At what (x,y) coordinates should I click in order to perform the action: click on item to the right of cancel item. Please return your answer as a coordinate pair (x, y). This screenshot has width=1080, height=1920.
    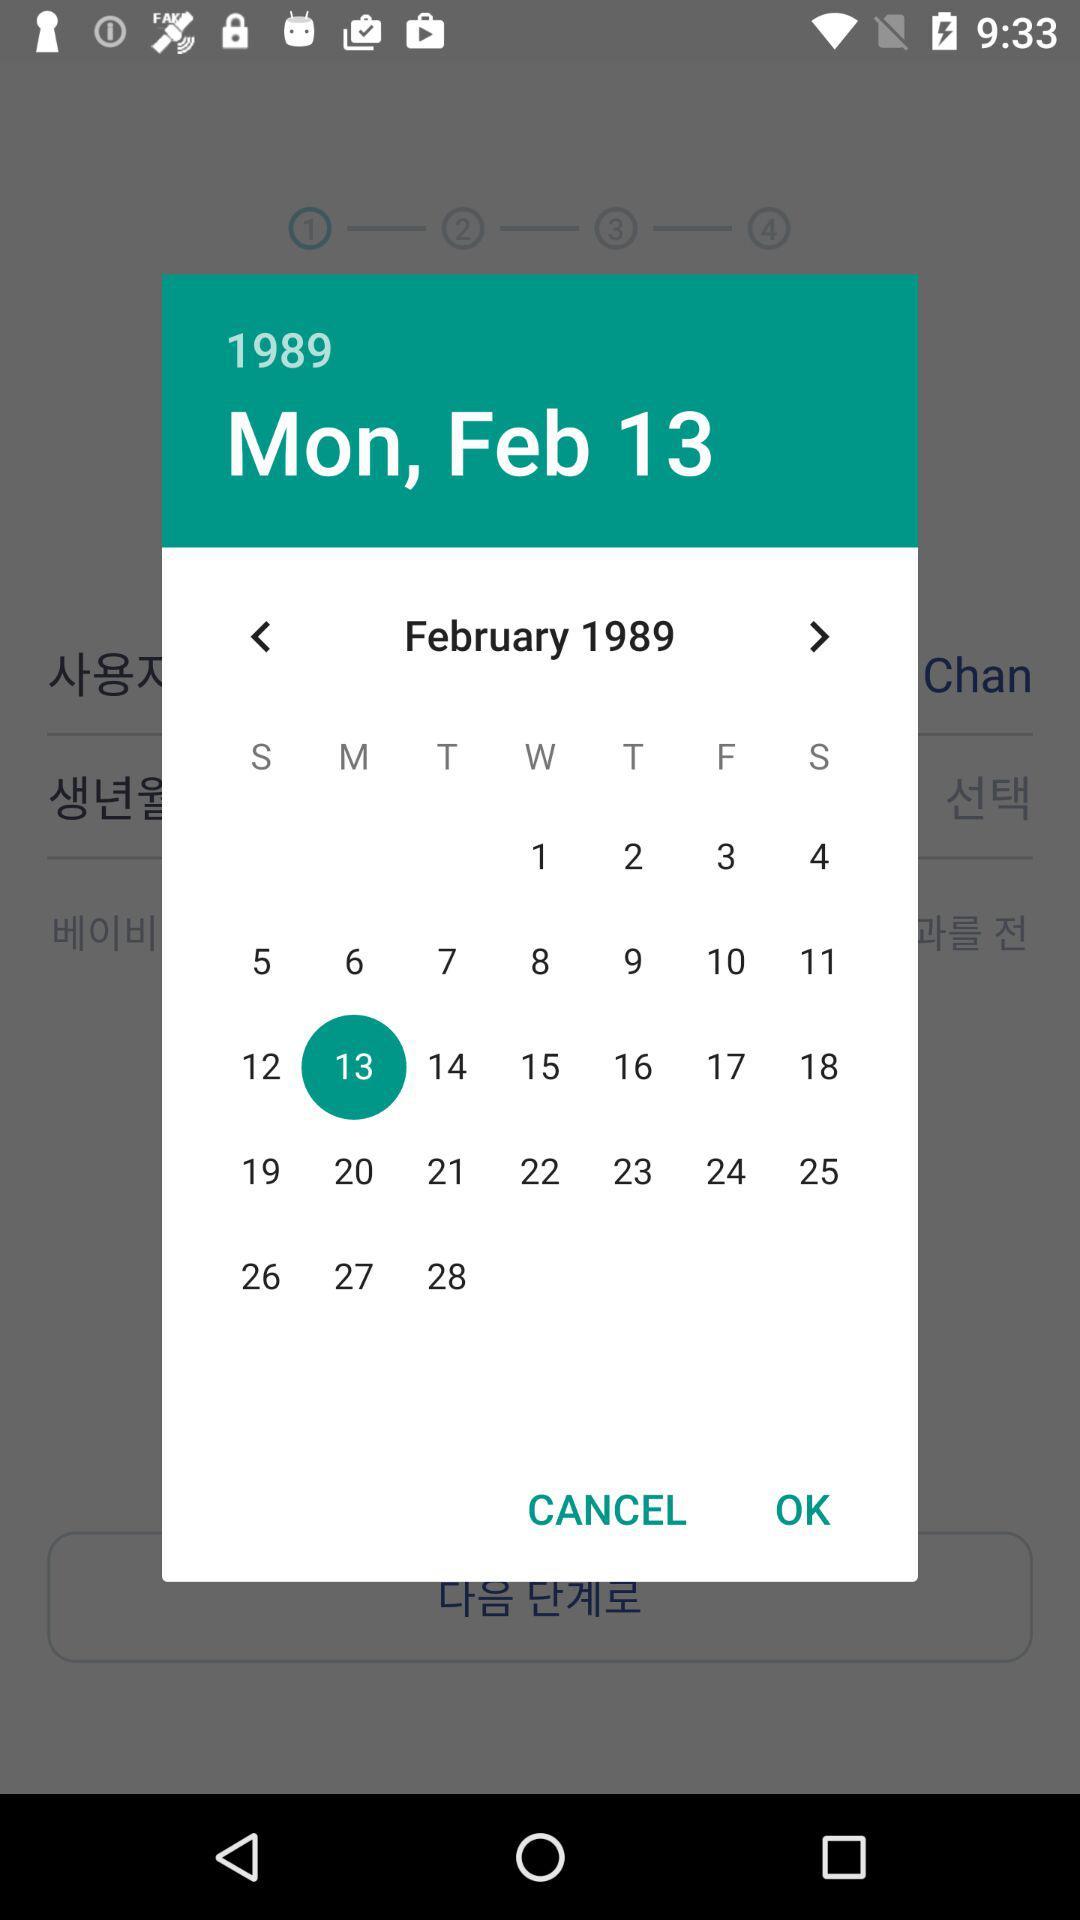
    Looking at the image, I should click on (801, 1508).